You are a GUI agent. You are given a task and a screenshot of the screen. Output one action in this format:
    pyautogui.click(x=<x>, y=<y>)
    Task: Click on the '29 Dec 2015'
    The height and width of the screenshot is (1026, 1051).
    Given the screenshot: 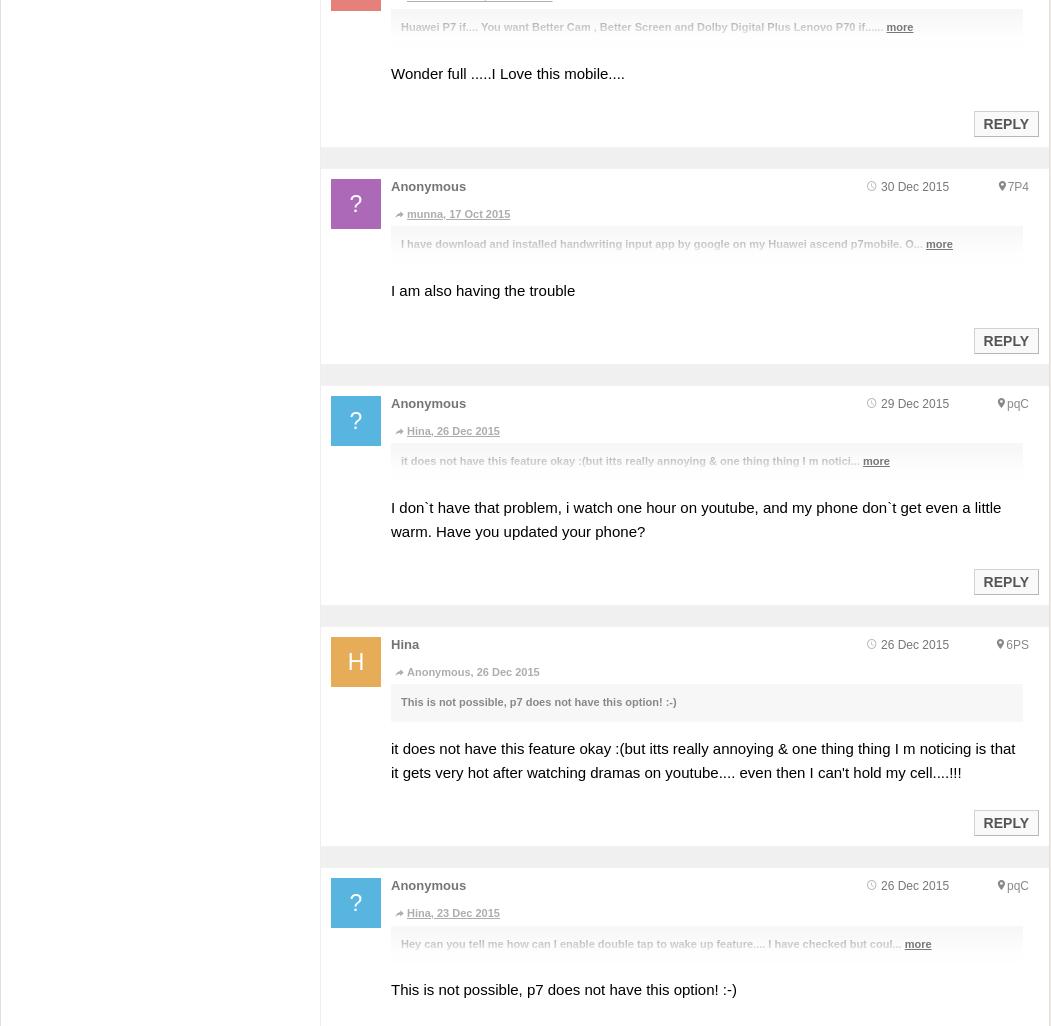 What is the action you would take?
    pyautogui.click(x=879, y=402)
    